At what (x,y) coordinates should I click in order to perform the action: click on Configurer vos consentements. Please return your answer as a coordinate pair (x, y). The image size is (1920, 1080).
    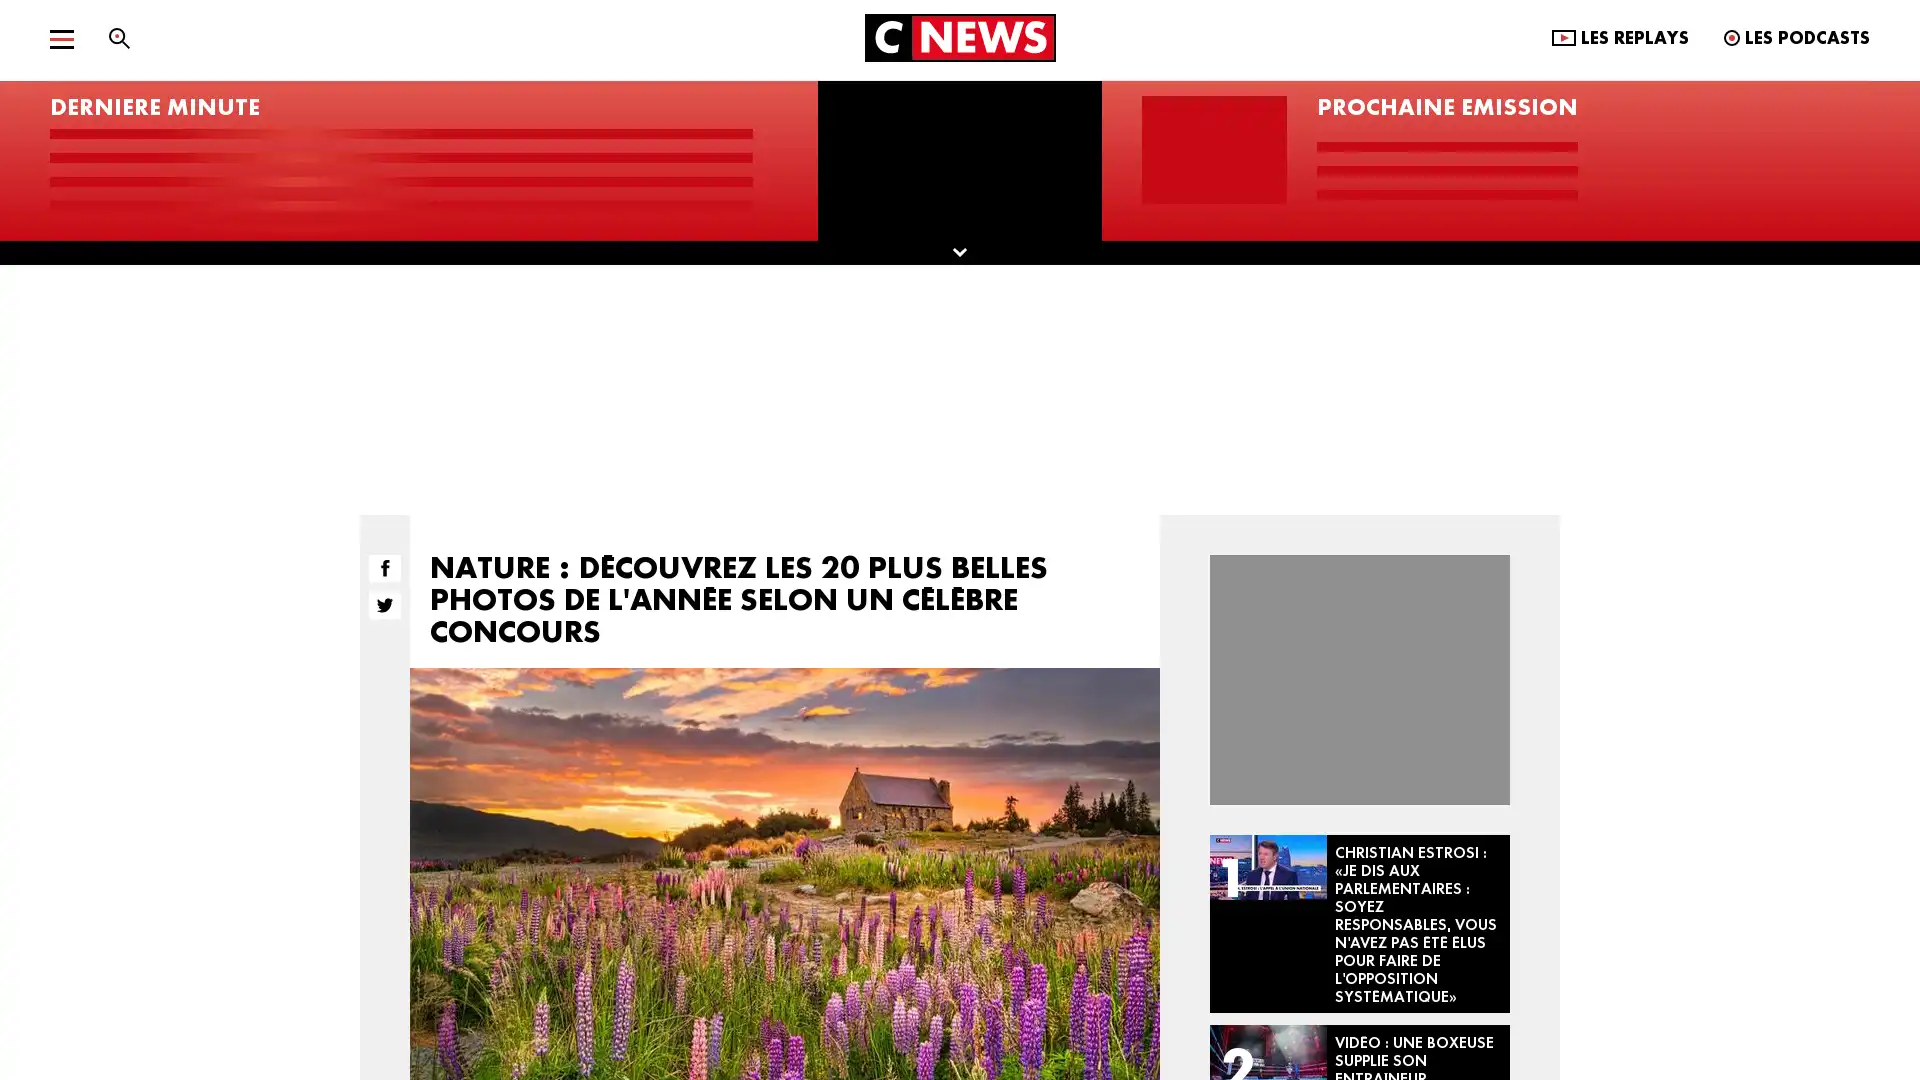
    Looking at the image, I should click on (854, 752).